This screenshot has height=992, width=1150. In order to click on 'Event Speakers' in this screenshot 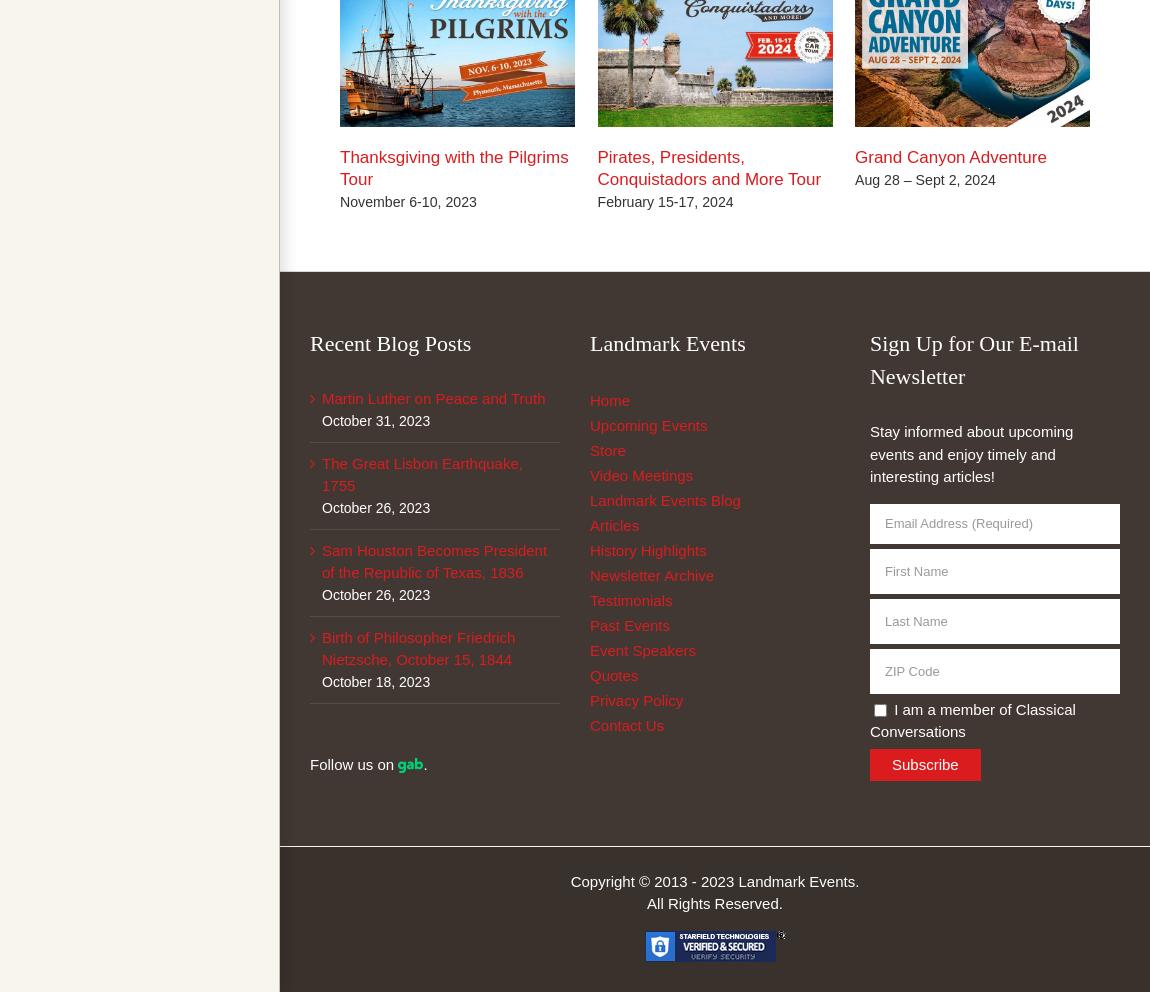, I will do `click(641, 650)`.